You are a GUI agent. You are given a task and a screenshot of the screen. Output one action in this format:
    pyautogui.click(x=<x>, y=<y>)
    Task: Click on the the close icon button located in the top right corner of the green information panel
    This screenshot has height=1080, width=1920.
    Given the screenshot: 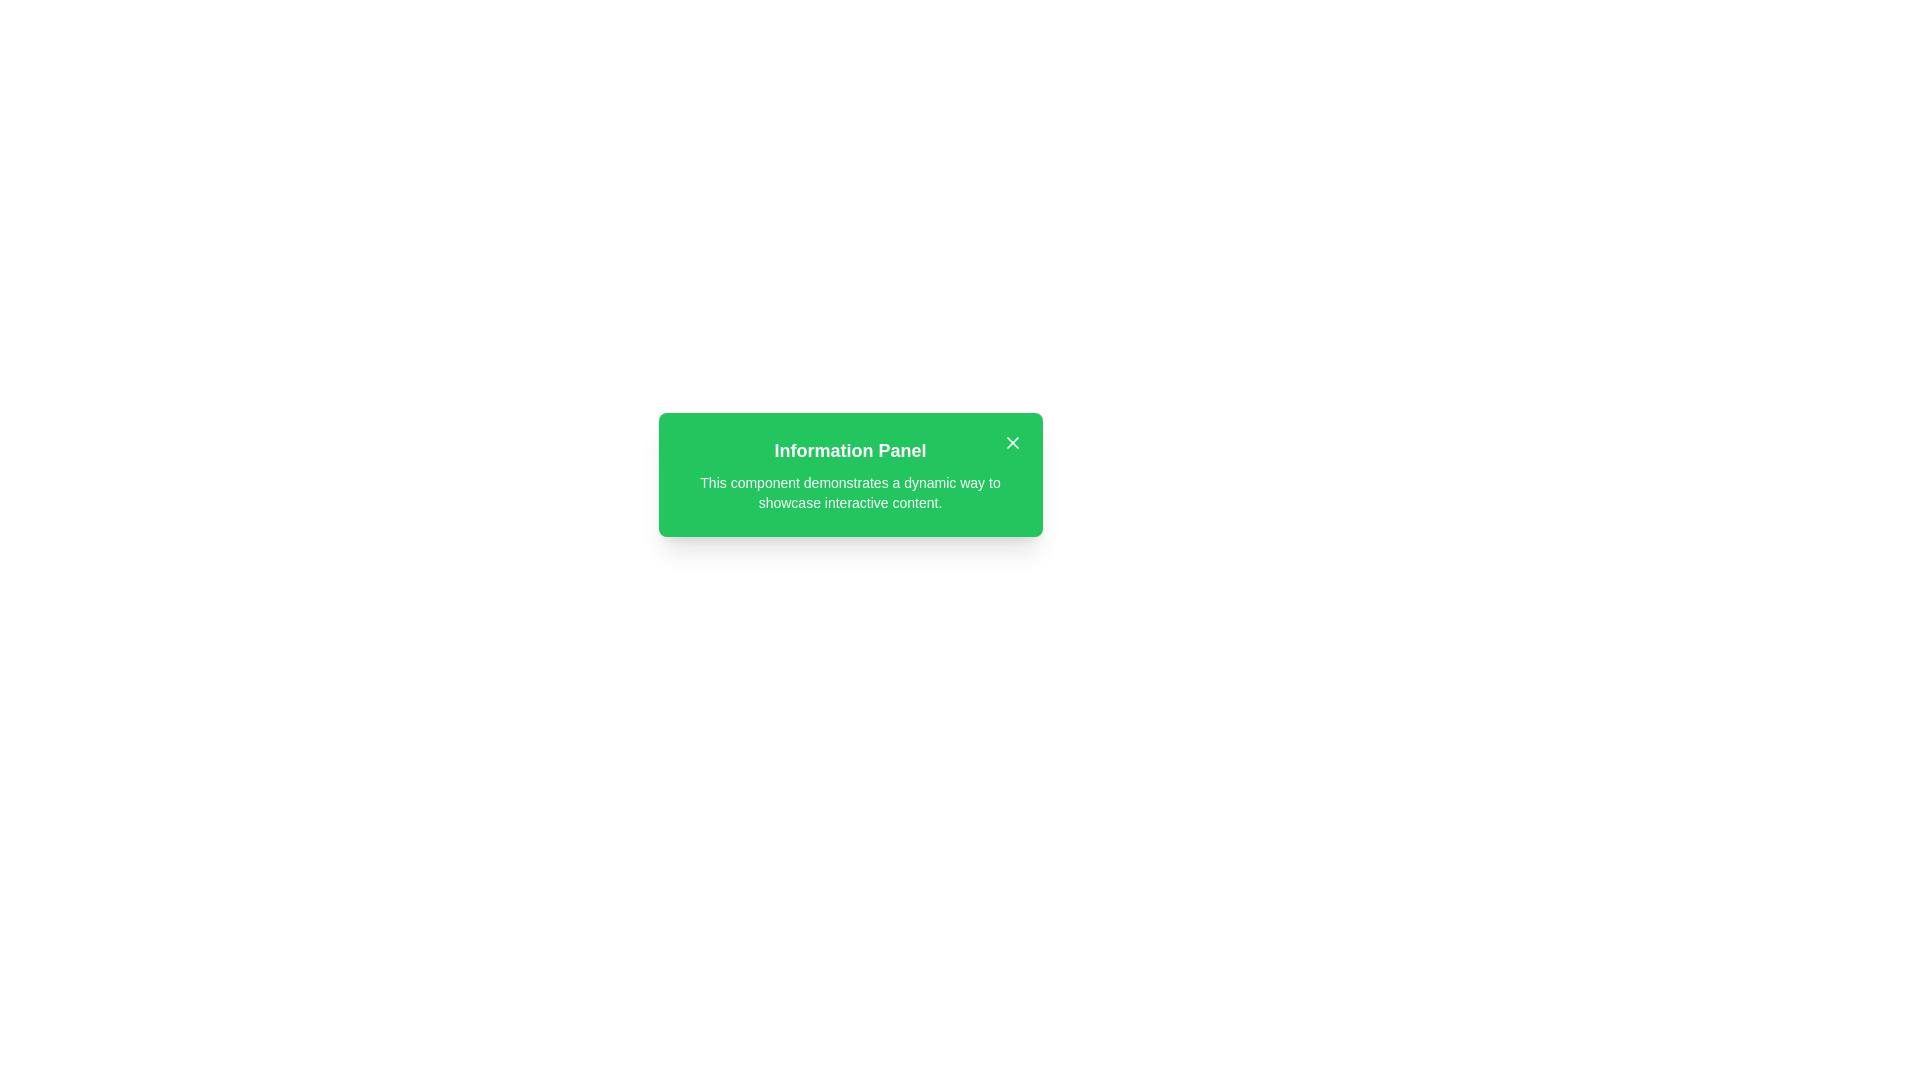 What is the action you would take?
    pyautogui.click(x=1012, y=442)
    